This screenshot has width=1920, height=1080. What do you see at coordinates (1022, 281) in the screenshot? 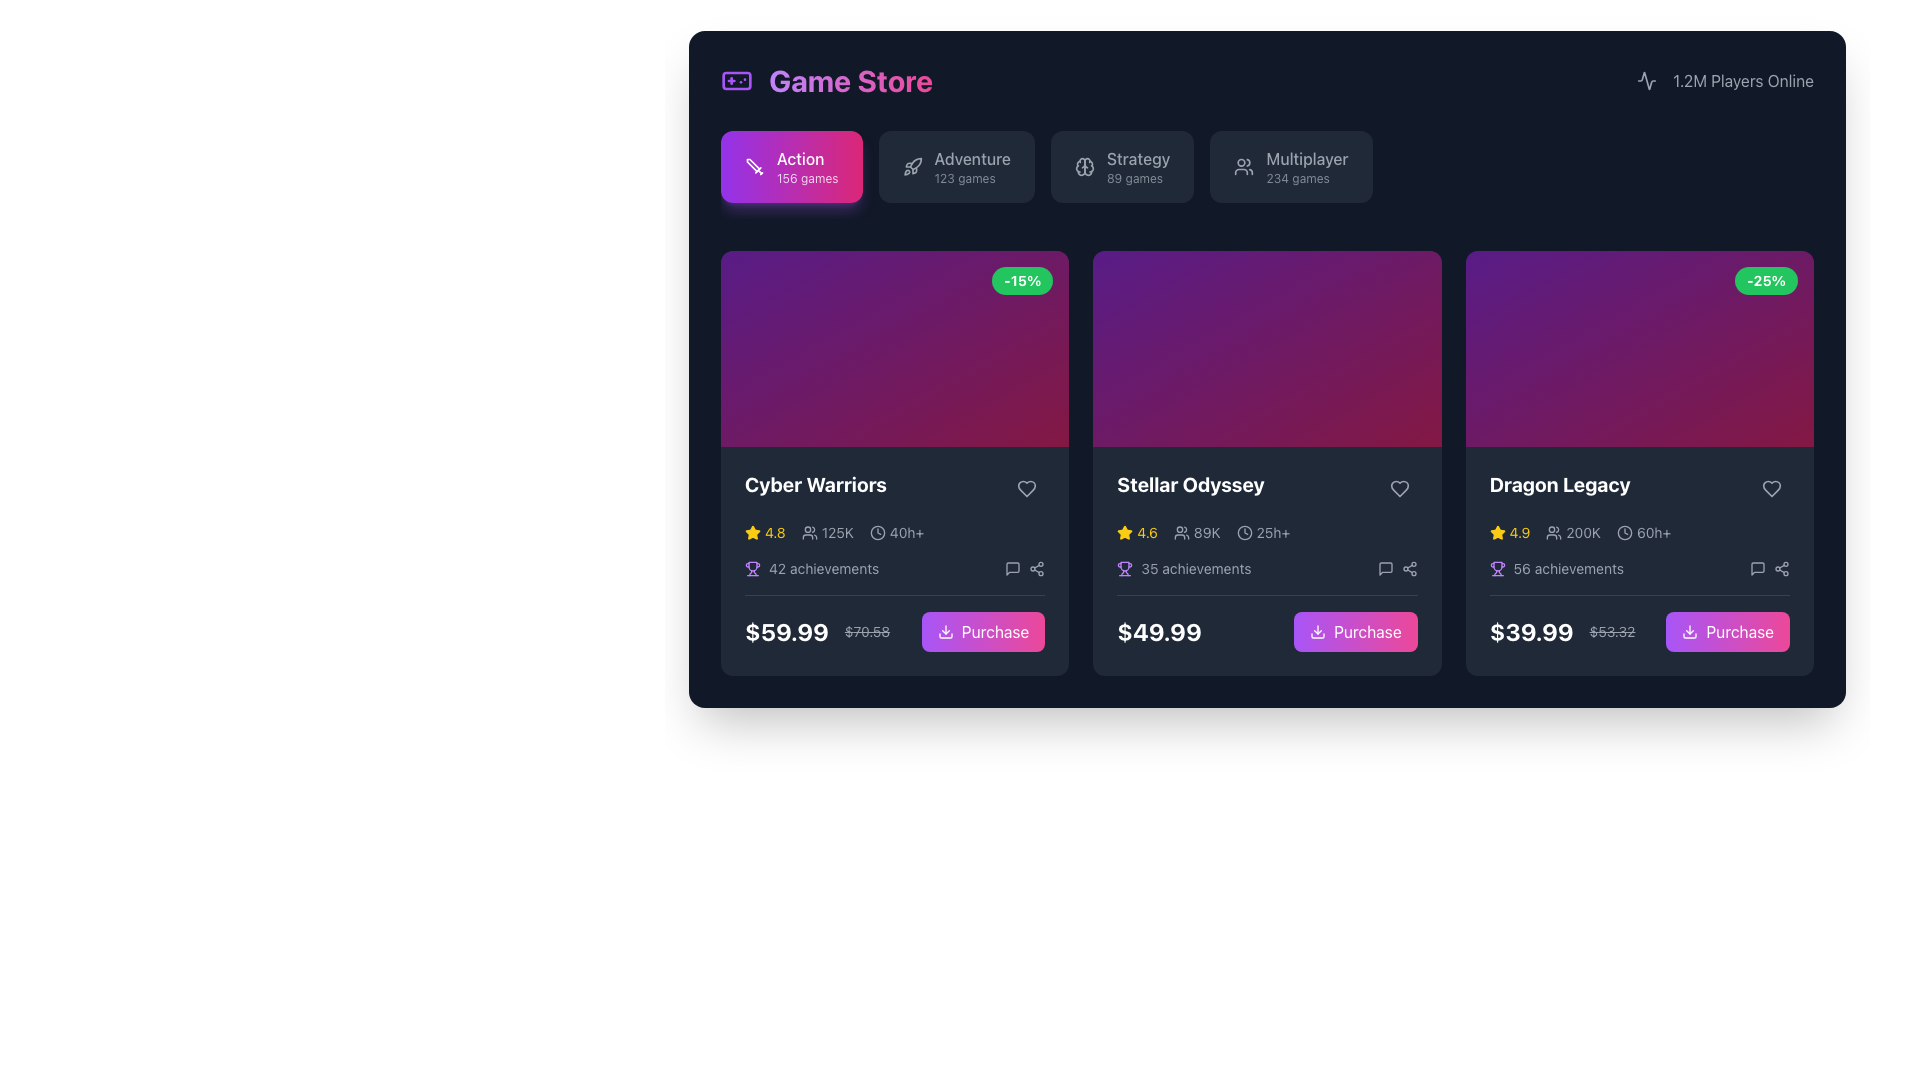
I see `the green badge with the text '-15%' displayed in white, located in the top-right corner of the first card in a three-card layout` at bounding box center [1022, 281].